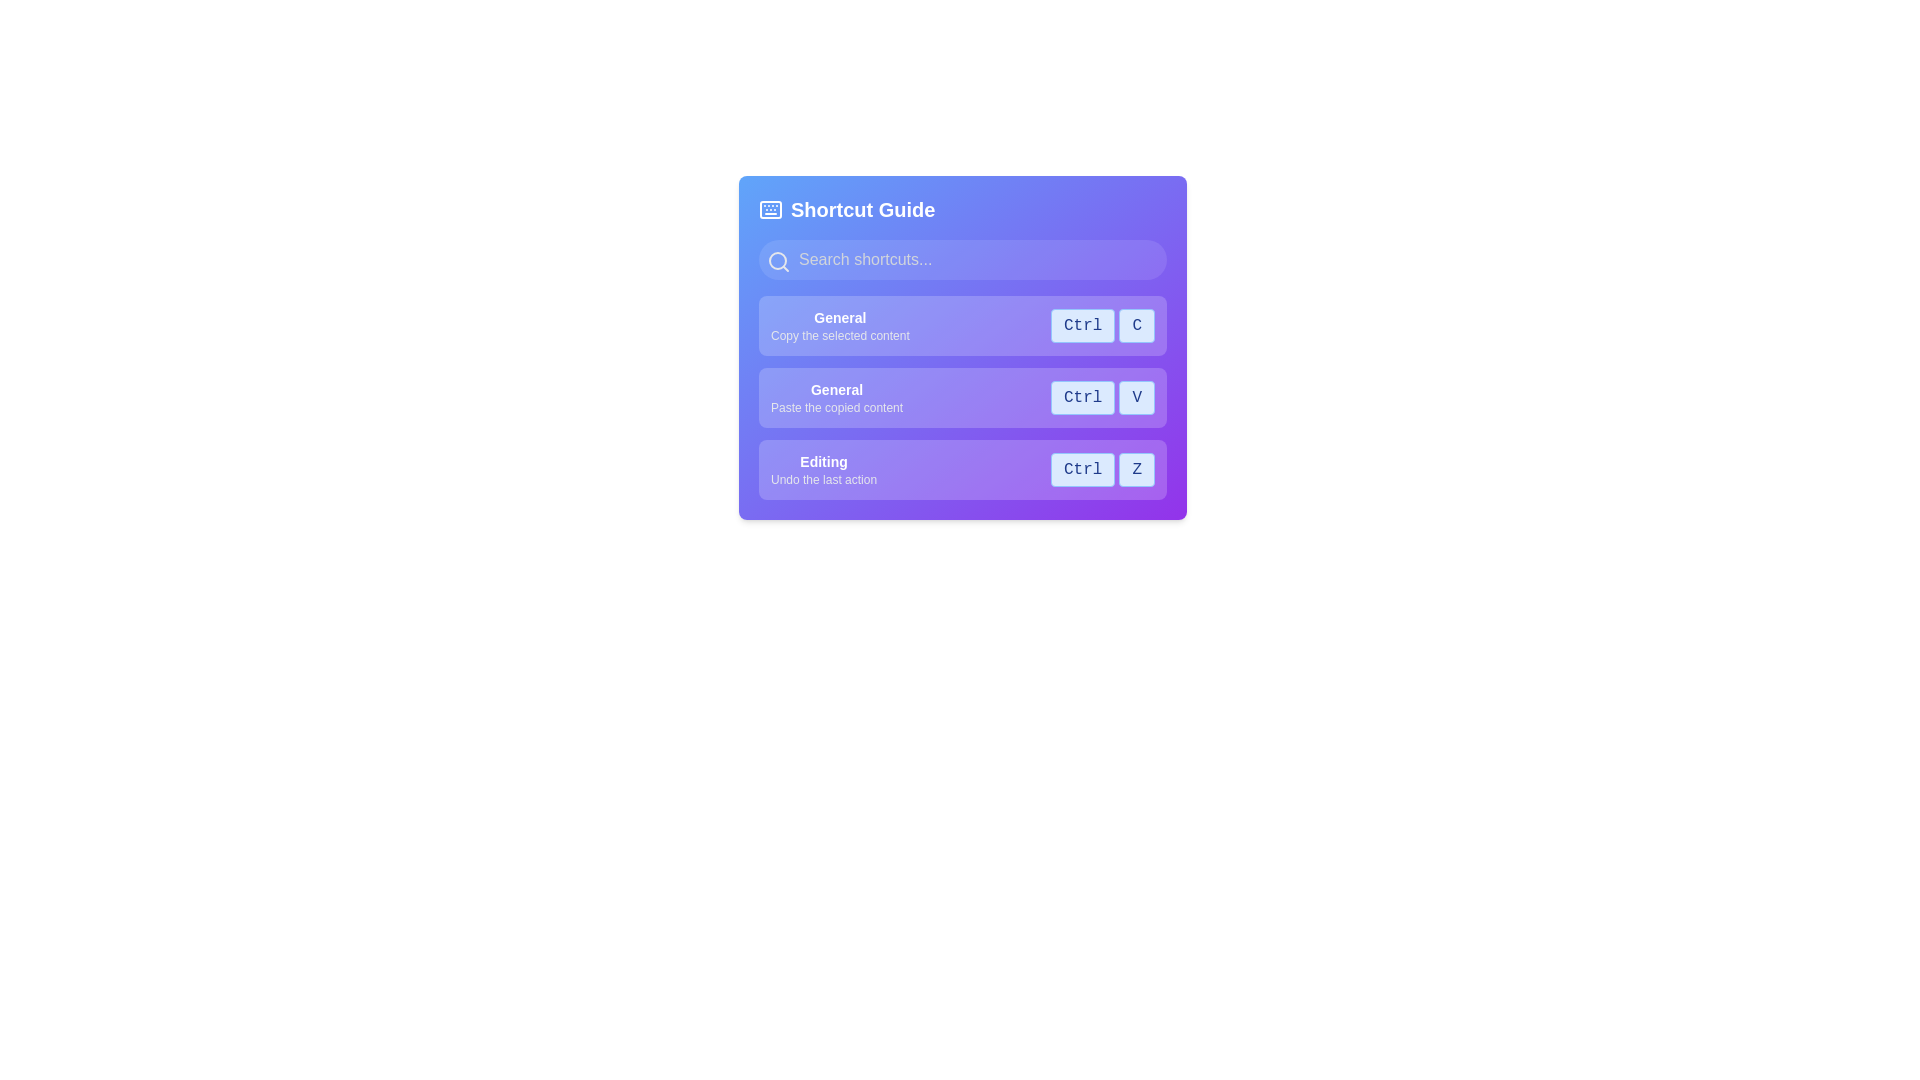 This screenshot has width=1920, height=1080. I want to click on the descriptive text label indicating the functionality of the shortcut key 'Ctrl Z' located in the 'Editing' section, positioned to the right of the section title, so click(824, 479).